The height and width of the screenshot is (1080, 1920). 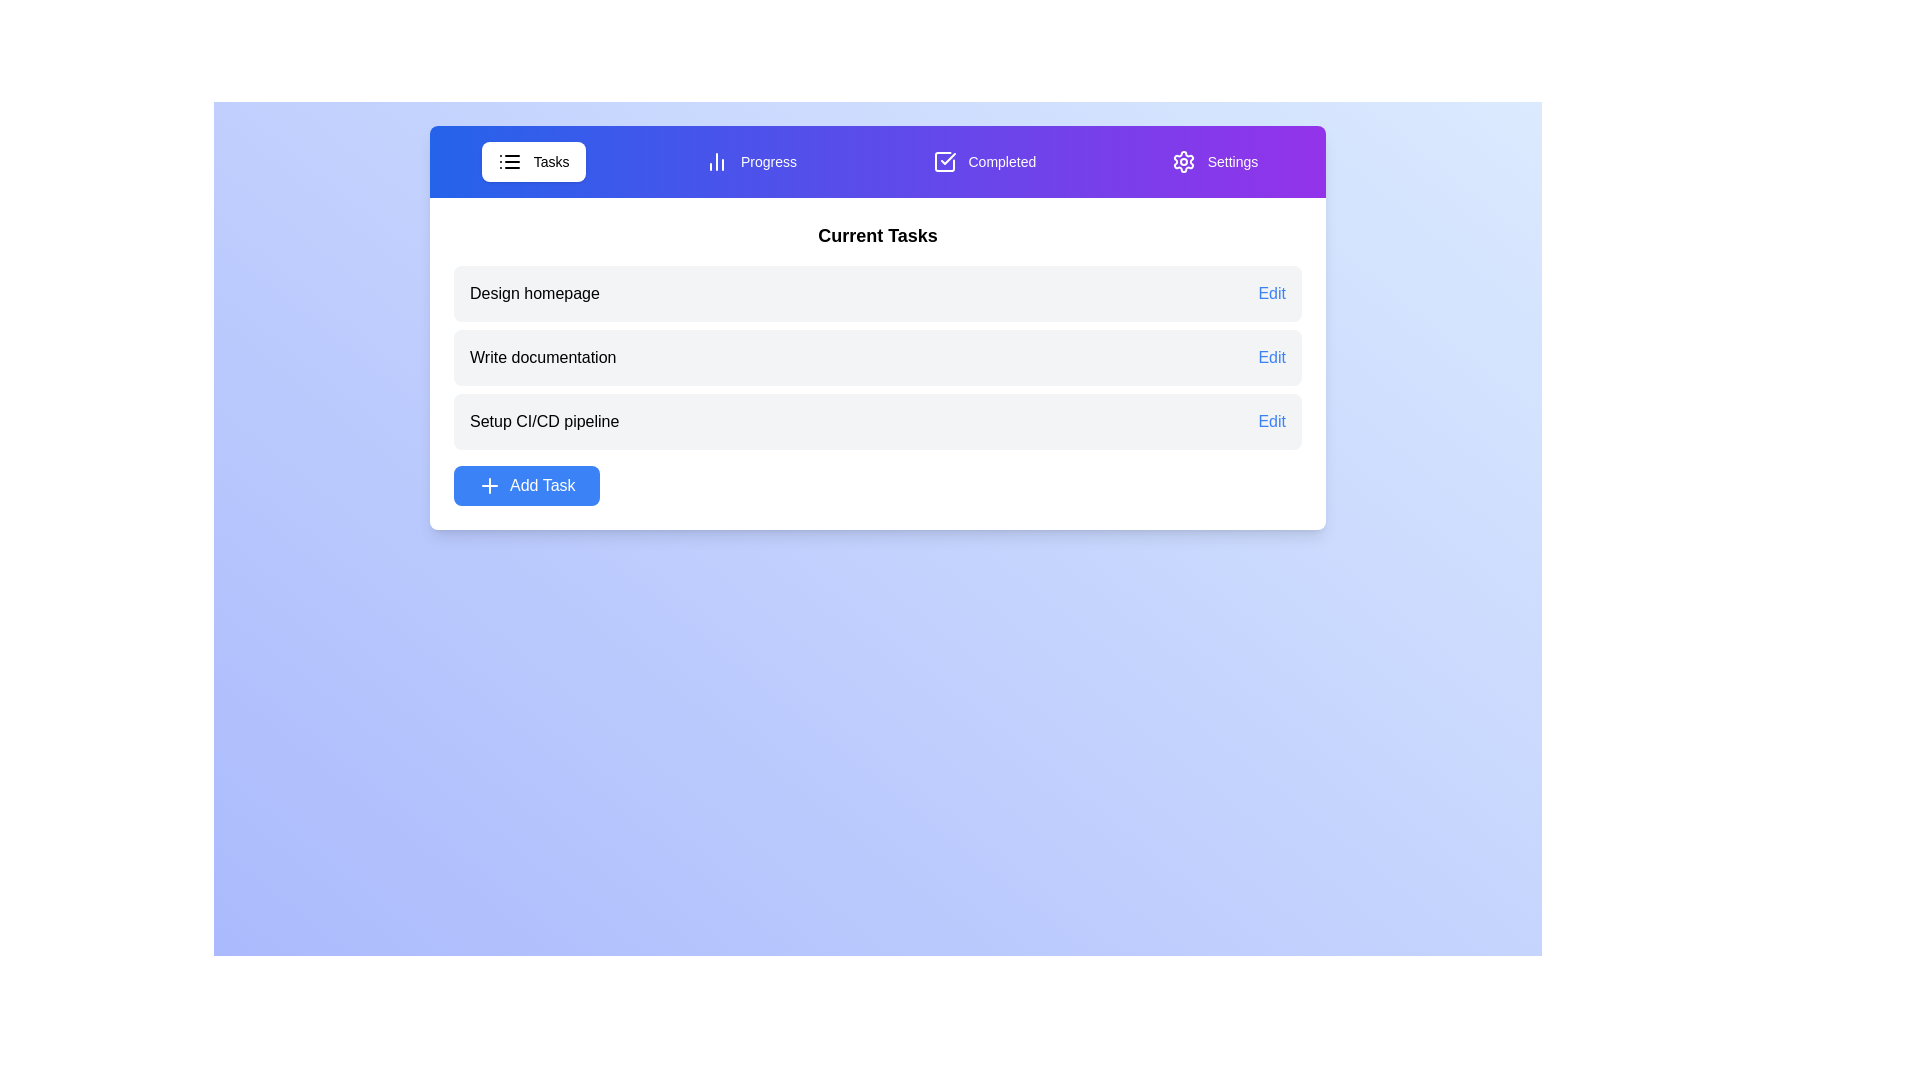 I want to click on the 'Tasks' button, which is a rectangular button with a white background, a black list icon, and bold black text, located in the leftmost position of the navigation bar, so click(x=533, y=161).